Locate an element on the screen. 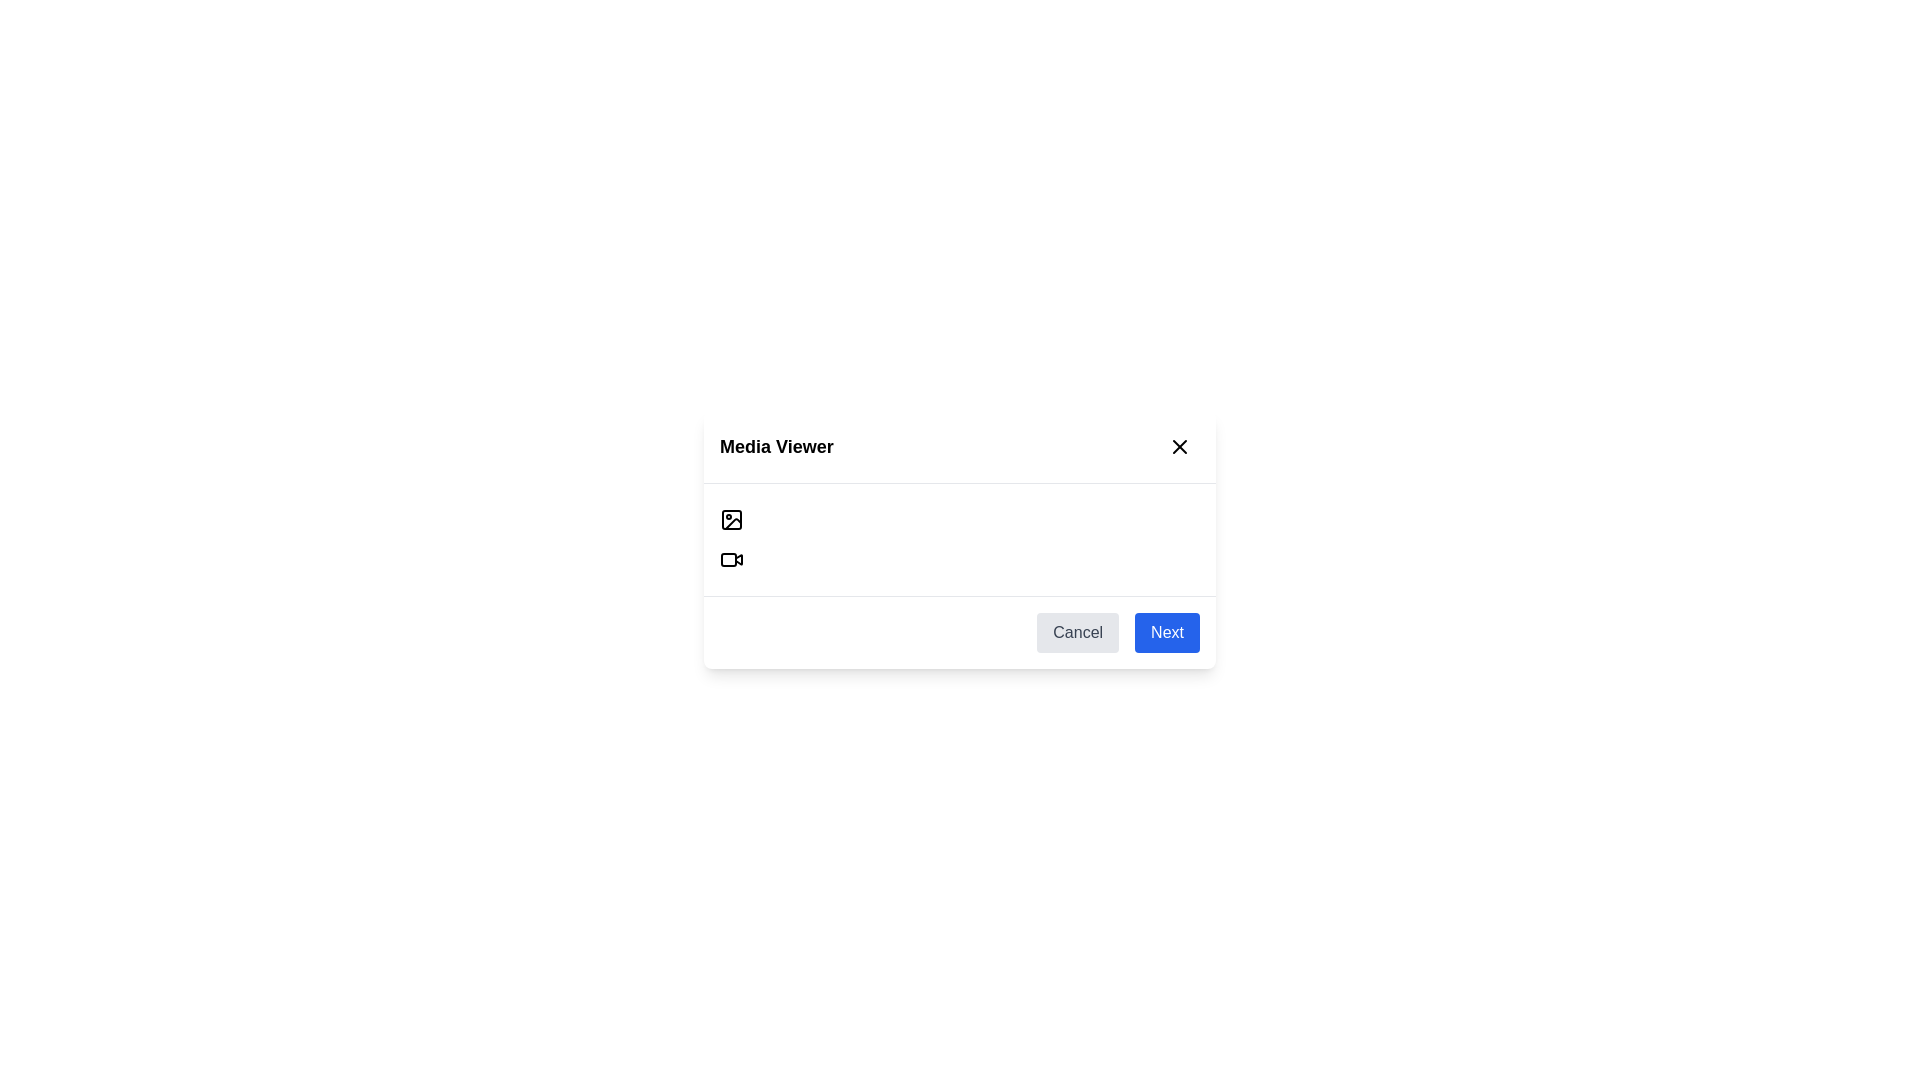 The width and height of the screenshot is (1920, 1080). the blue rectangular button labeled 'Next' located on the bottom-right side of the dialog box to proceed is located at coordinates (1167, 632).